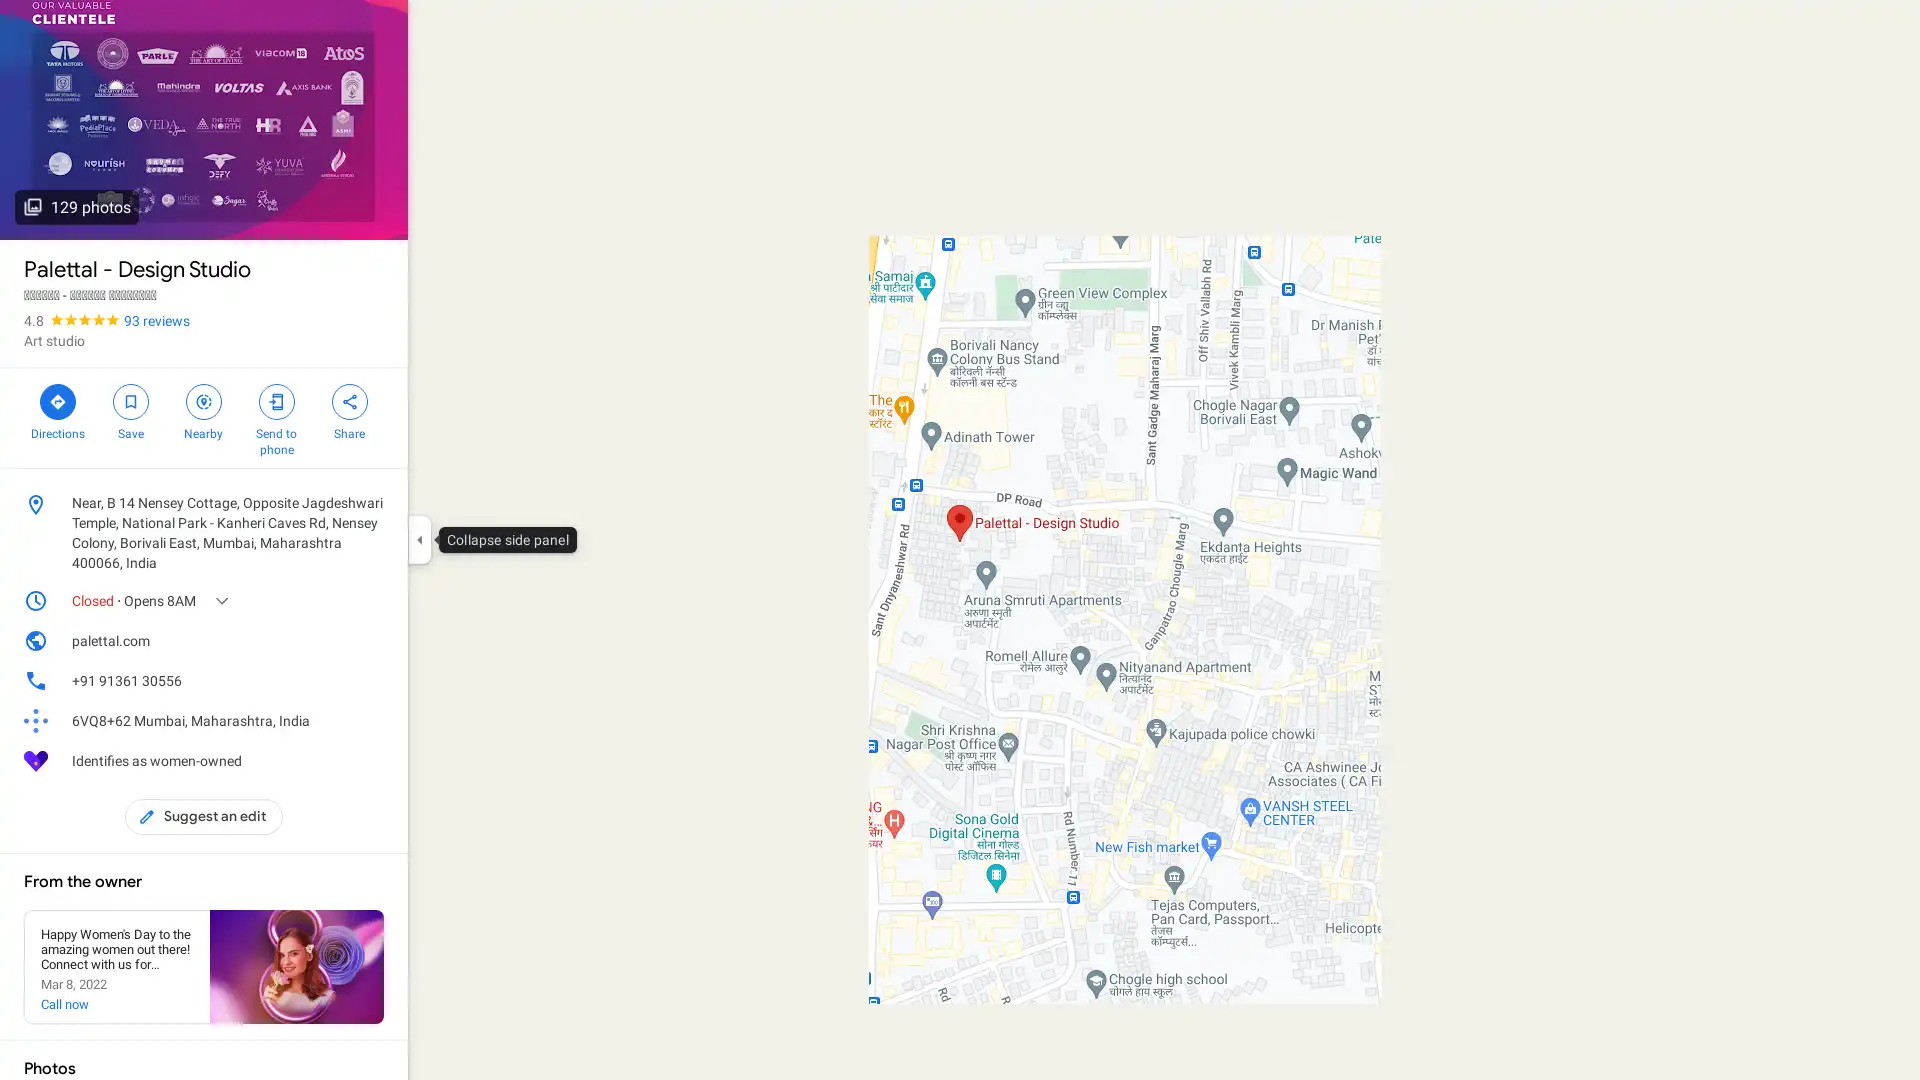 The height and width of the screenshot is (1080, 1920). I want to click on Copy plus code, so click(344, 721).